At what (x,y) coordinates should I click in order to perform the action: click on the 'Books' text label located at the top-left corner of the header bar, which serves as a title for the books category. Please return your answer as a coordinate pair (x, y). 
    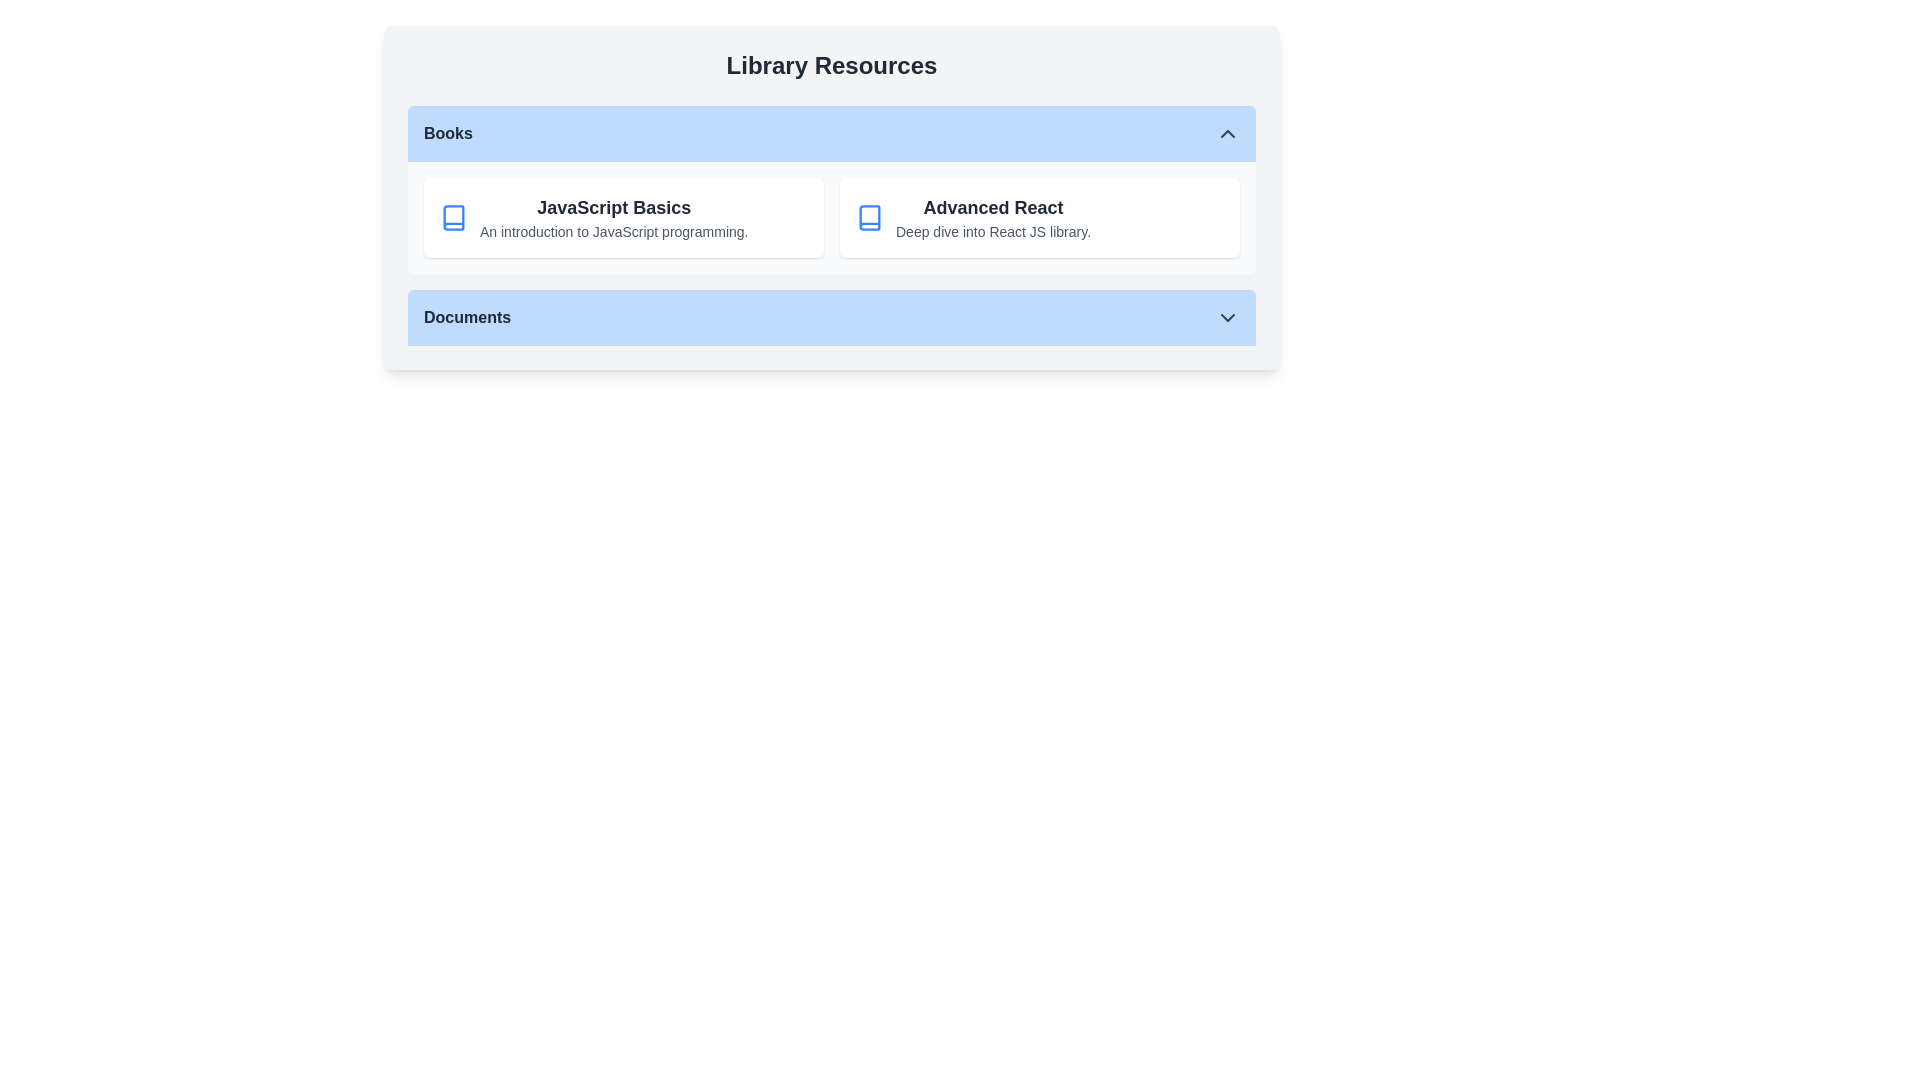
    Looking at the image, I should click on (447, 134).